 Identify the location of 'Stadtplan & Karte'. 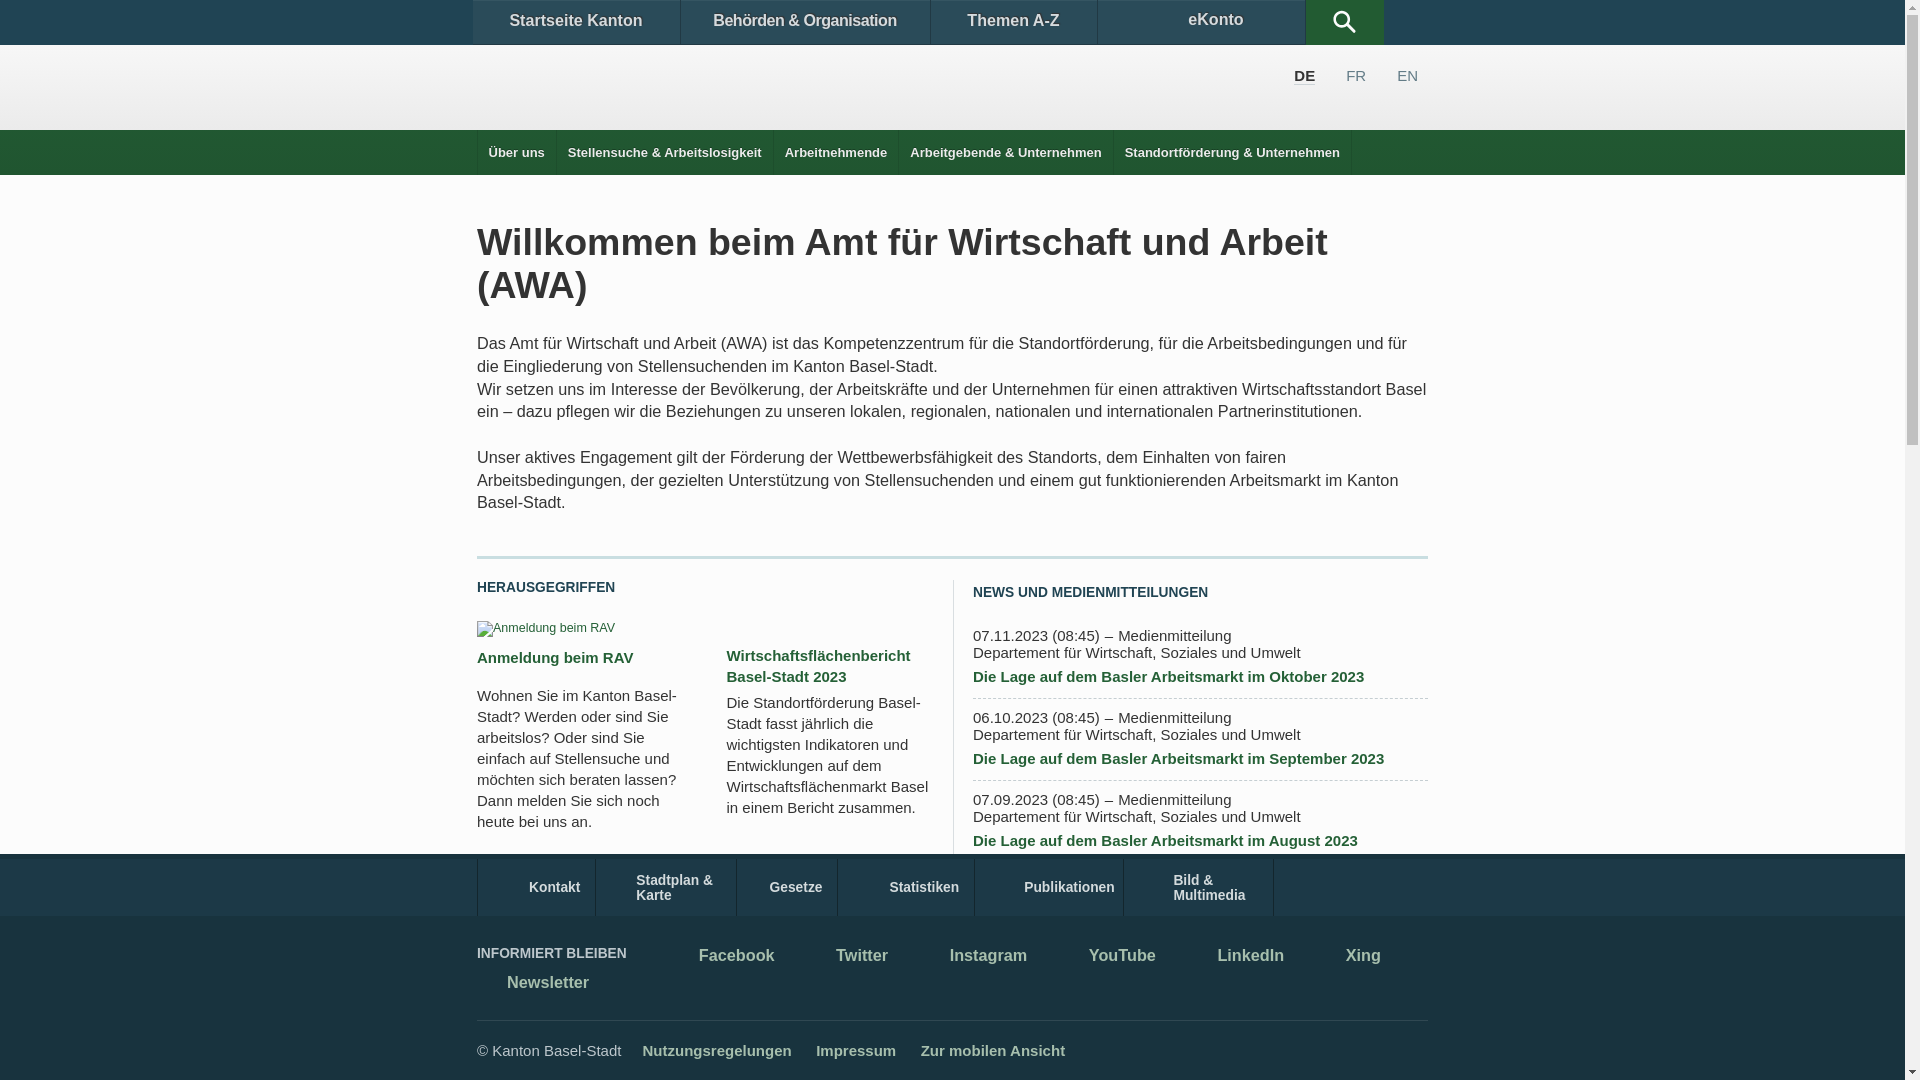
(666, 886).